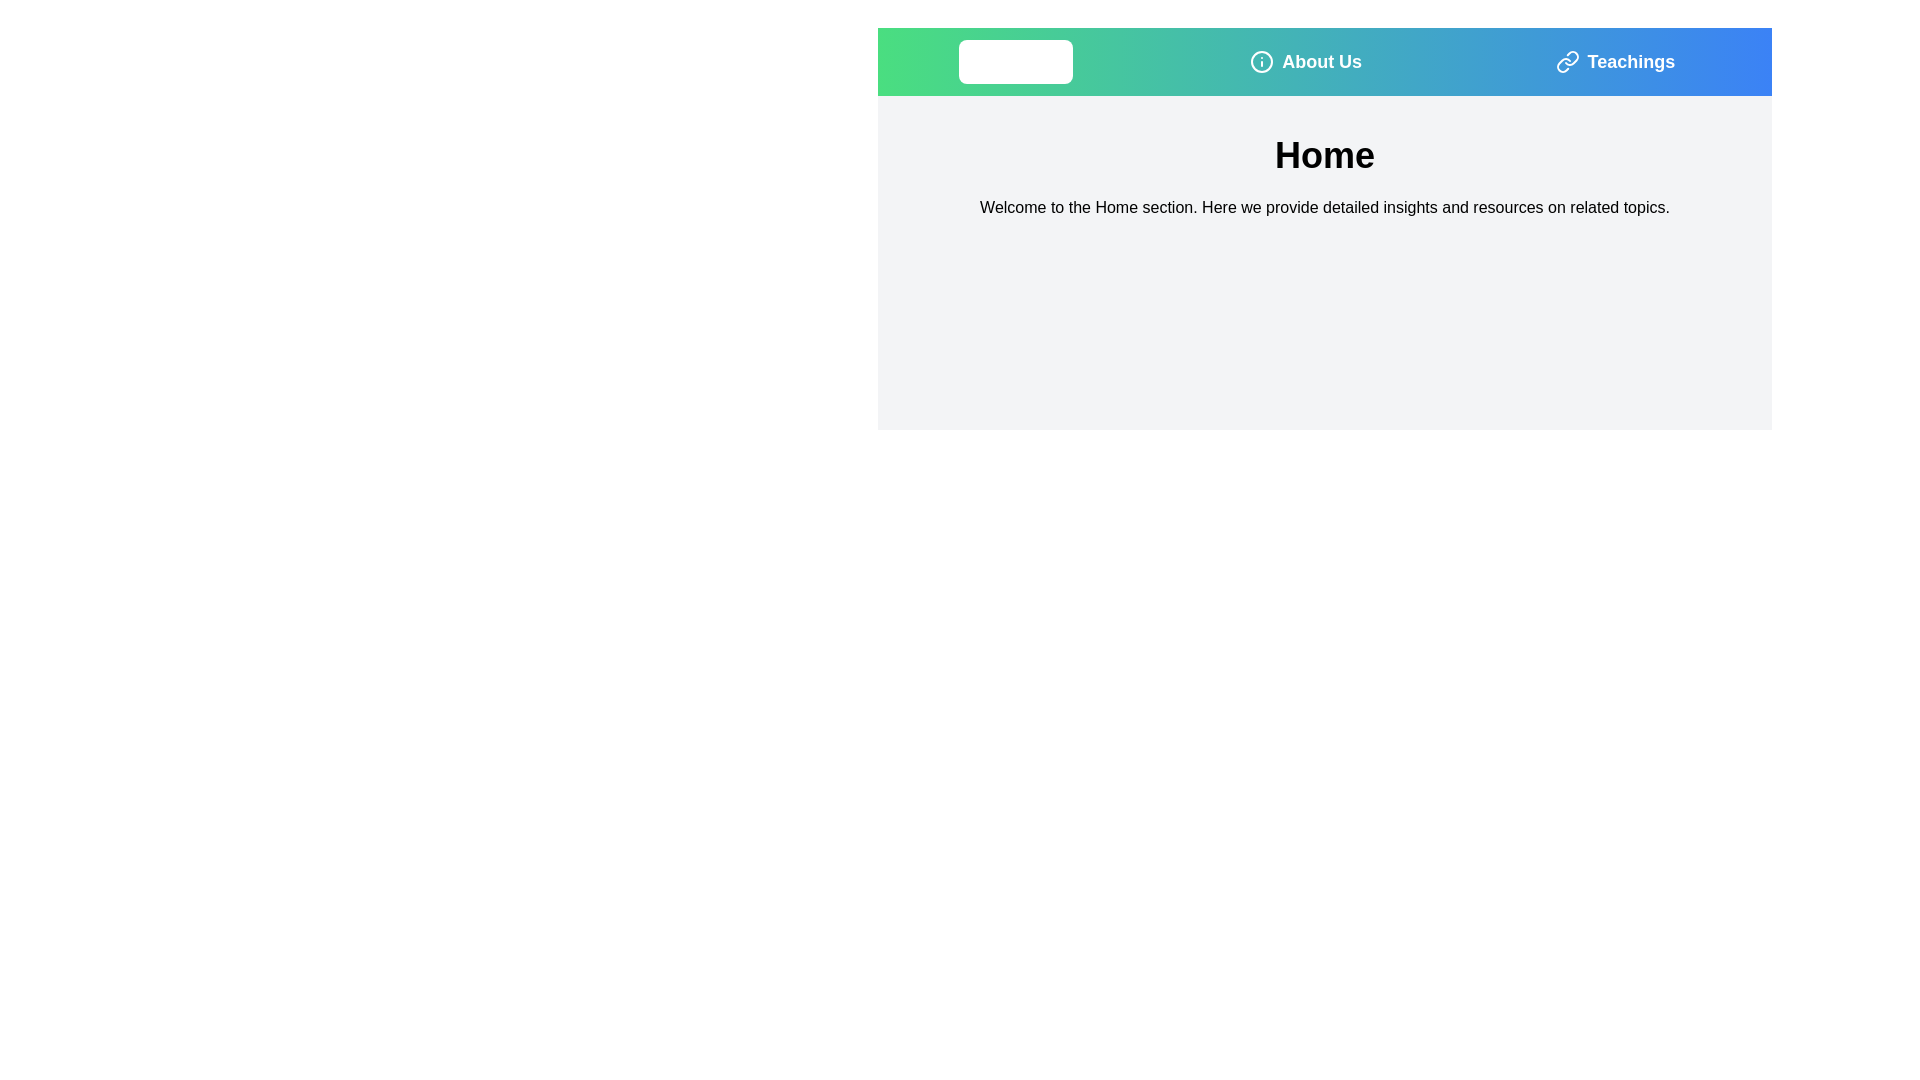  Describe the element at coordinates (1261, 60) in the screenshot. I see `the central circular element of the information icon located in the top navigation bar, positioned slightly to the right of the 'About Us' text` at that location.